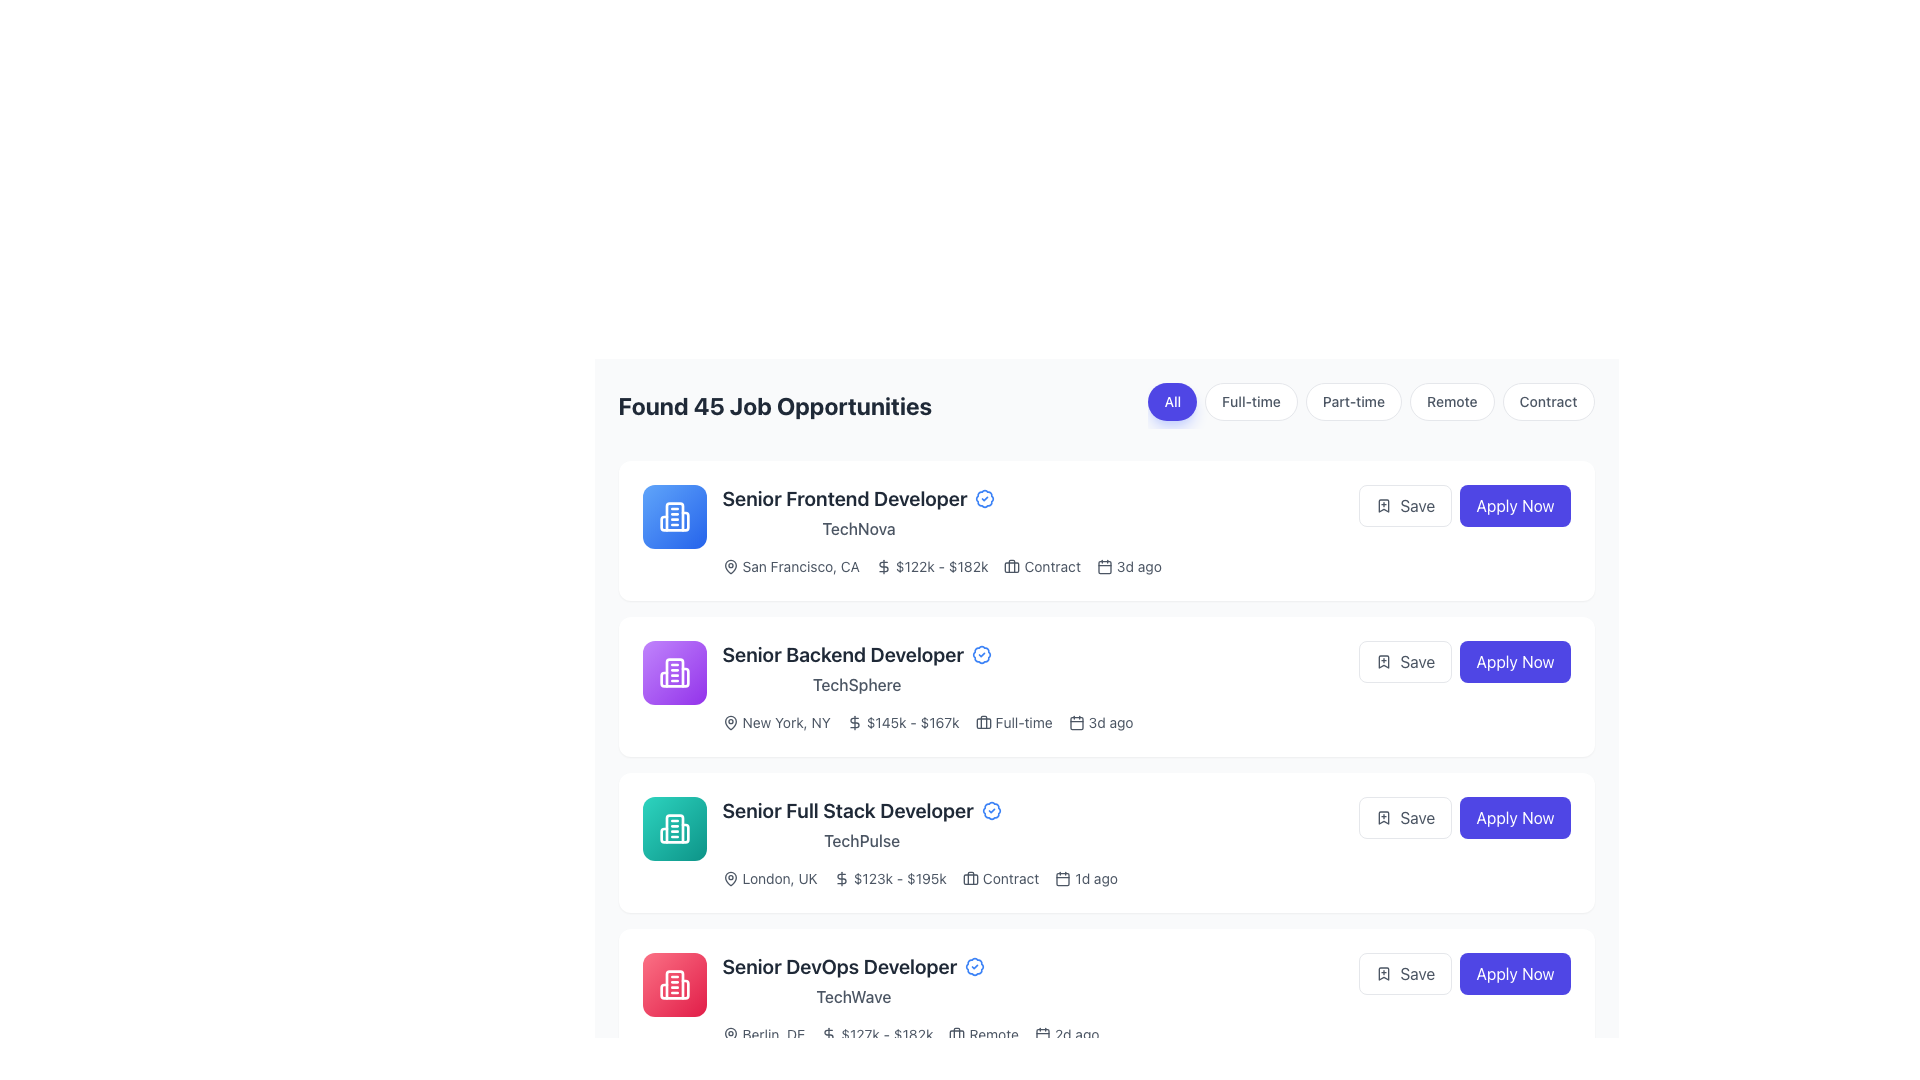  Describe the element at coordinates (762, 1034) in the screenshot. I see `the Label with icon displaying the job location for 'Senior DevOps Developer' positioned near the bottom-left corner of the job entry under the 'Location' section` at that location.